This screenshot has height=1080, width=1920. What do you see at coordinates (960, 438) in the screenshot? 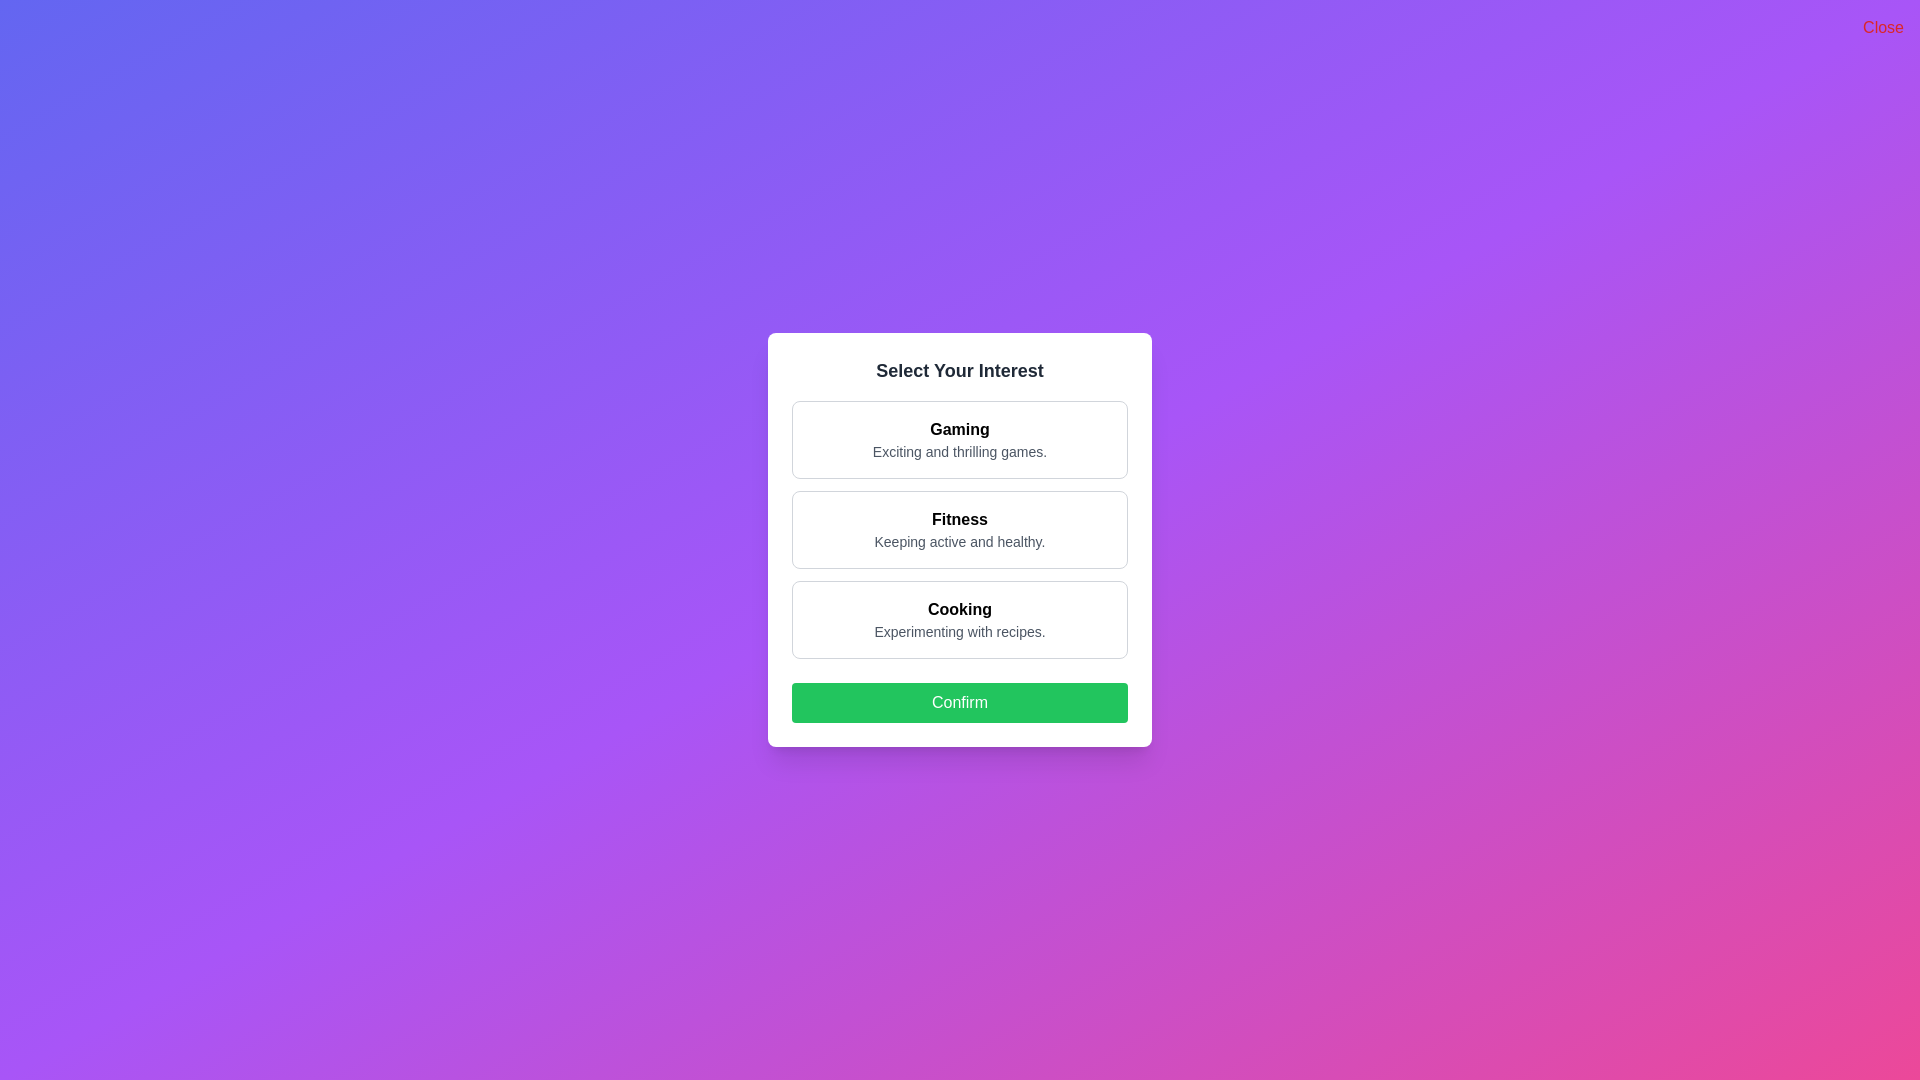
I see `the interest option Gaming by clicking on it` at bounding box center [960, 438].